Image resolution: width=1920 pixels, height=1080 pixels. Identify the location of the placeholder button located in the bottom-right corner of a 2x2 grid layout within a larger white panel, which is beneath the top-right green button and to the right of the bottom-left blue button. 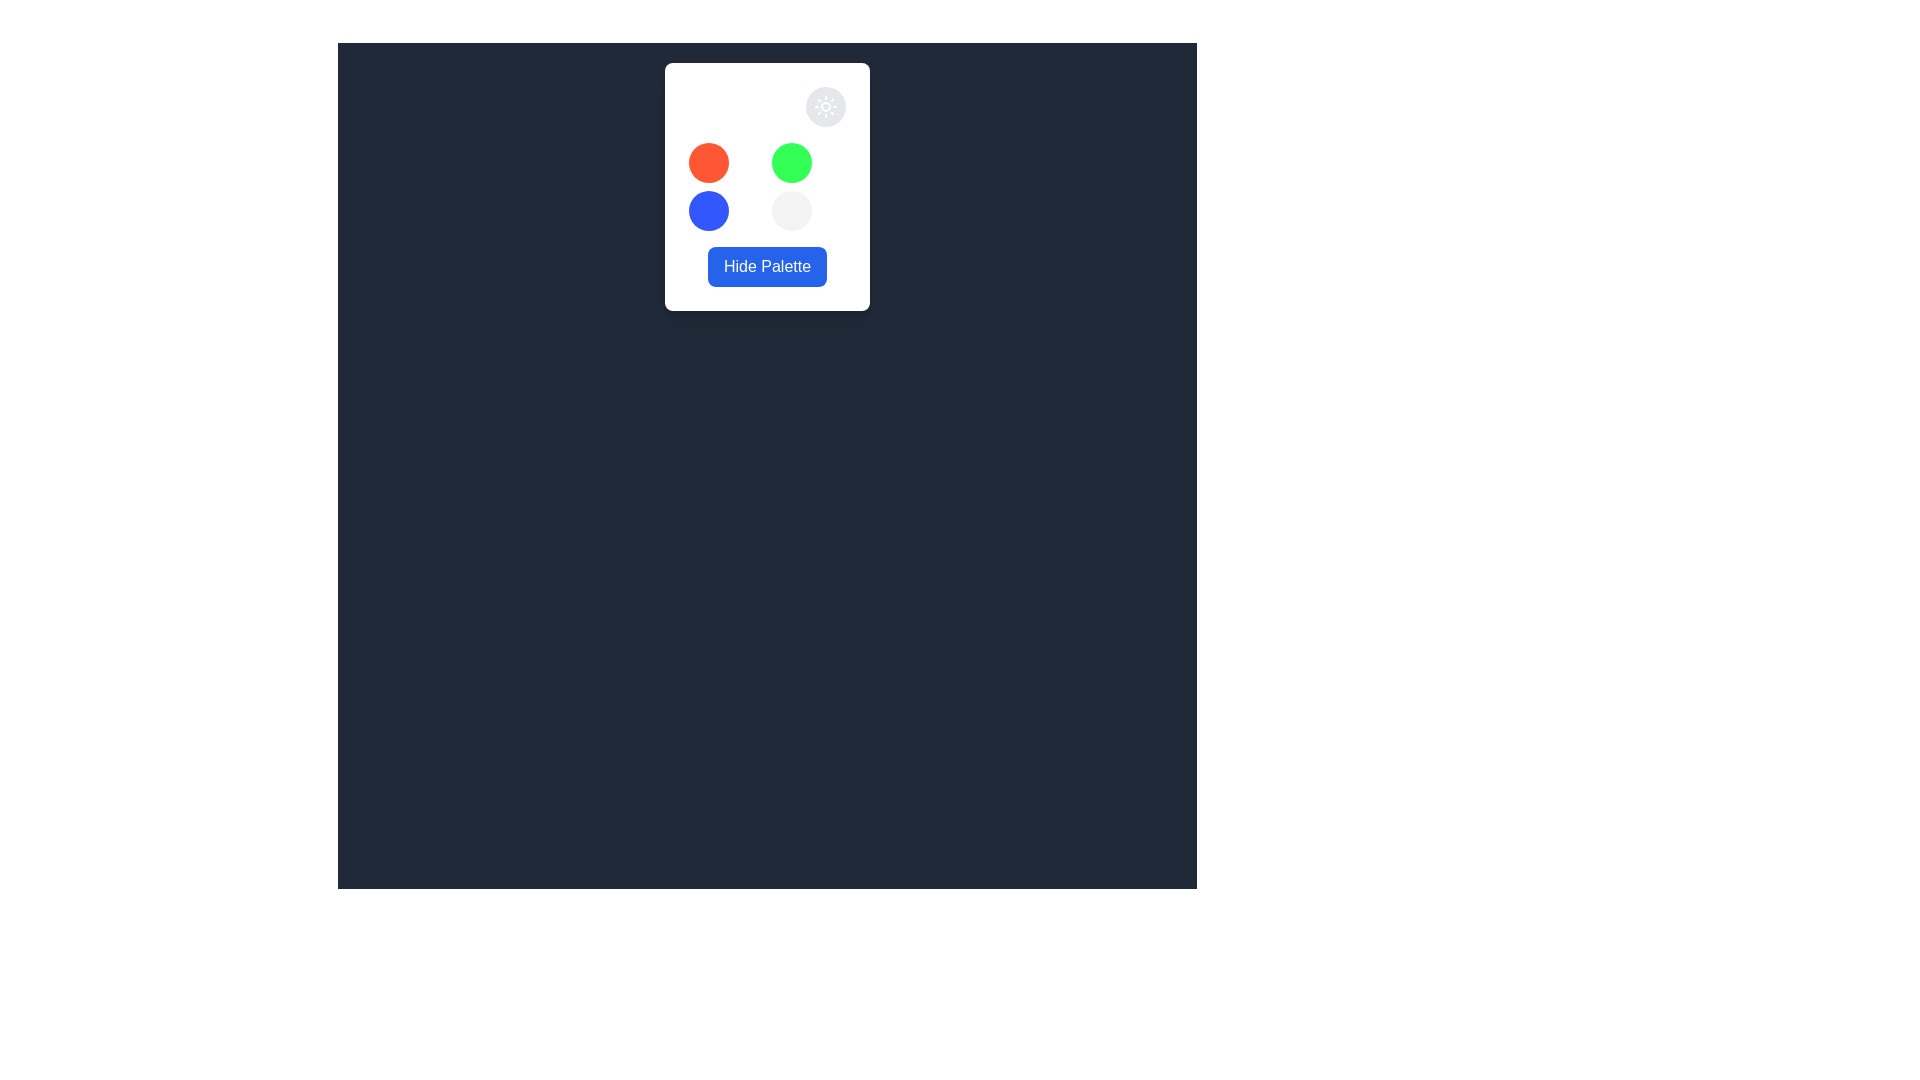
(790, 211).